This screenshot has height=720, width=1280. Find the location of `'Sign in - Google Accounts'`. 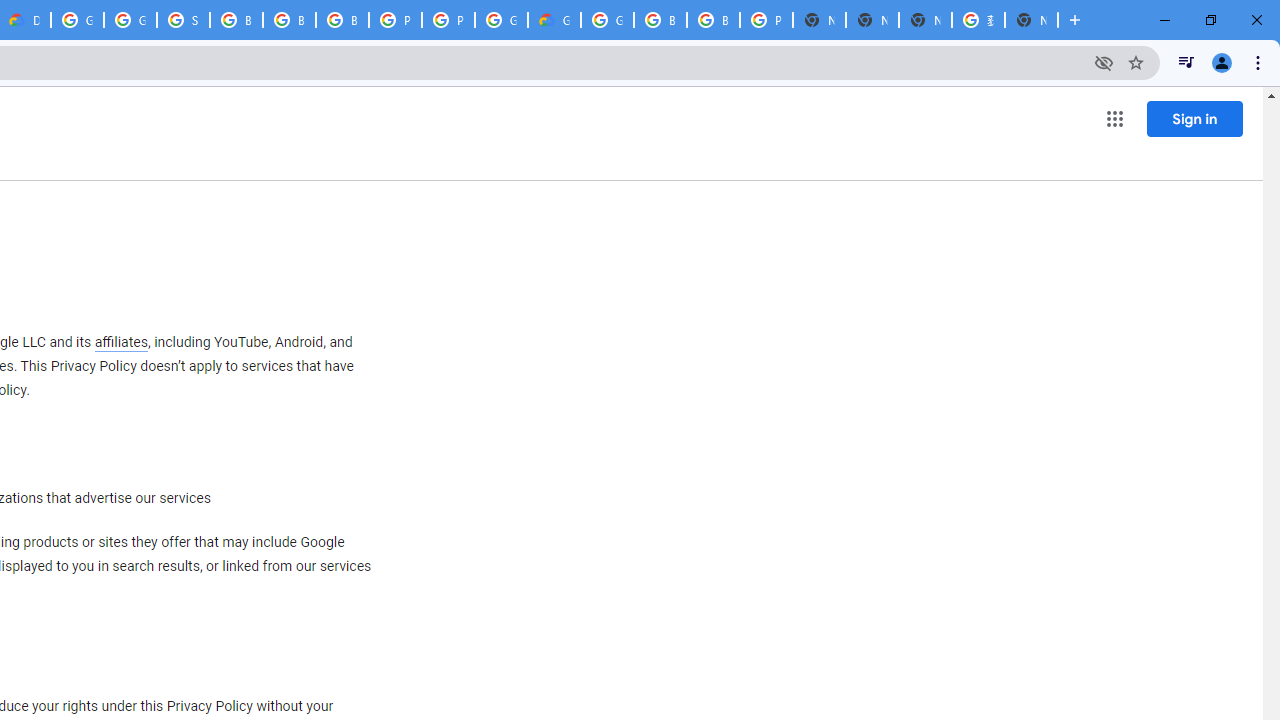

'Sign in - Google Accounts' is located at coordinates (183, 20).